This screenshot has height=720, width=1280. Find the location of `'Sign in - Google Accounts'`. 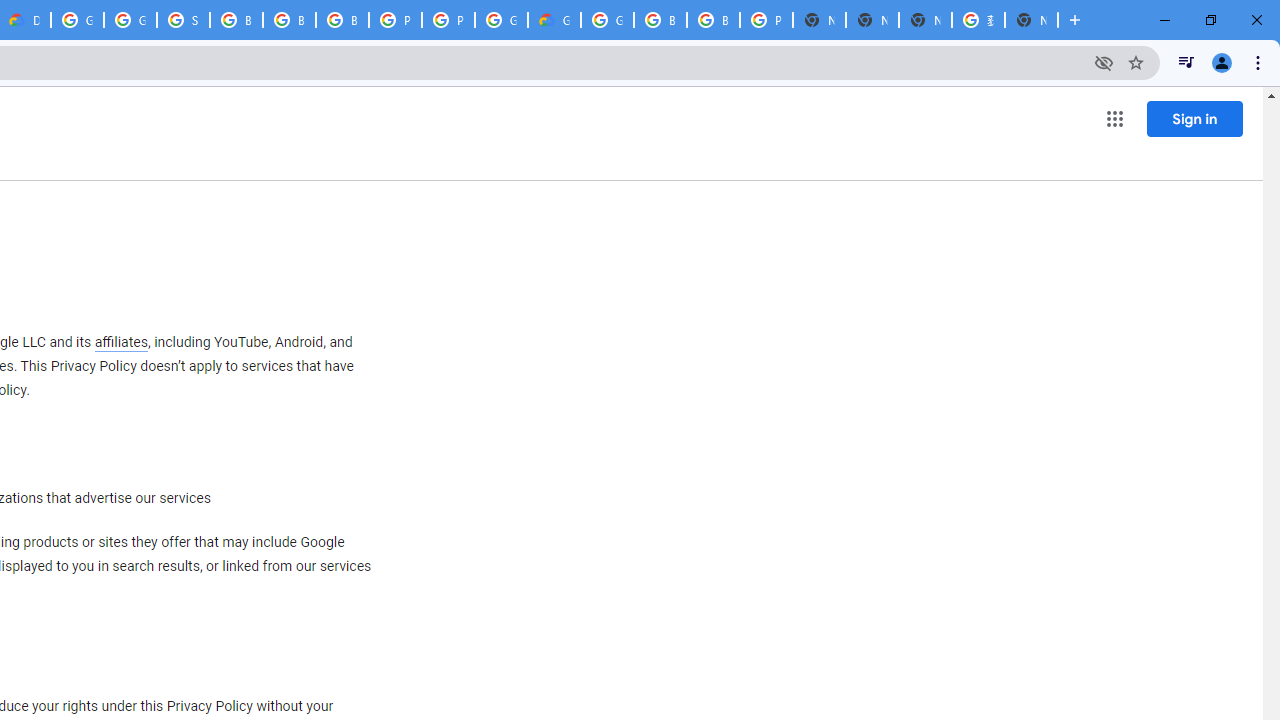

'Sign in - Google Accounts' is located at coordinates (183, 20).